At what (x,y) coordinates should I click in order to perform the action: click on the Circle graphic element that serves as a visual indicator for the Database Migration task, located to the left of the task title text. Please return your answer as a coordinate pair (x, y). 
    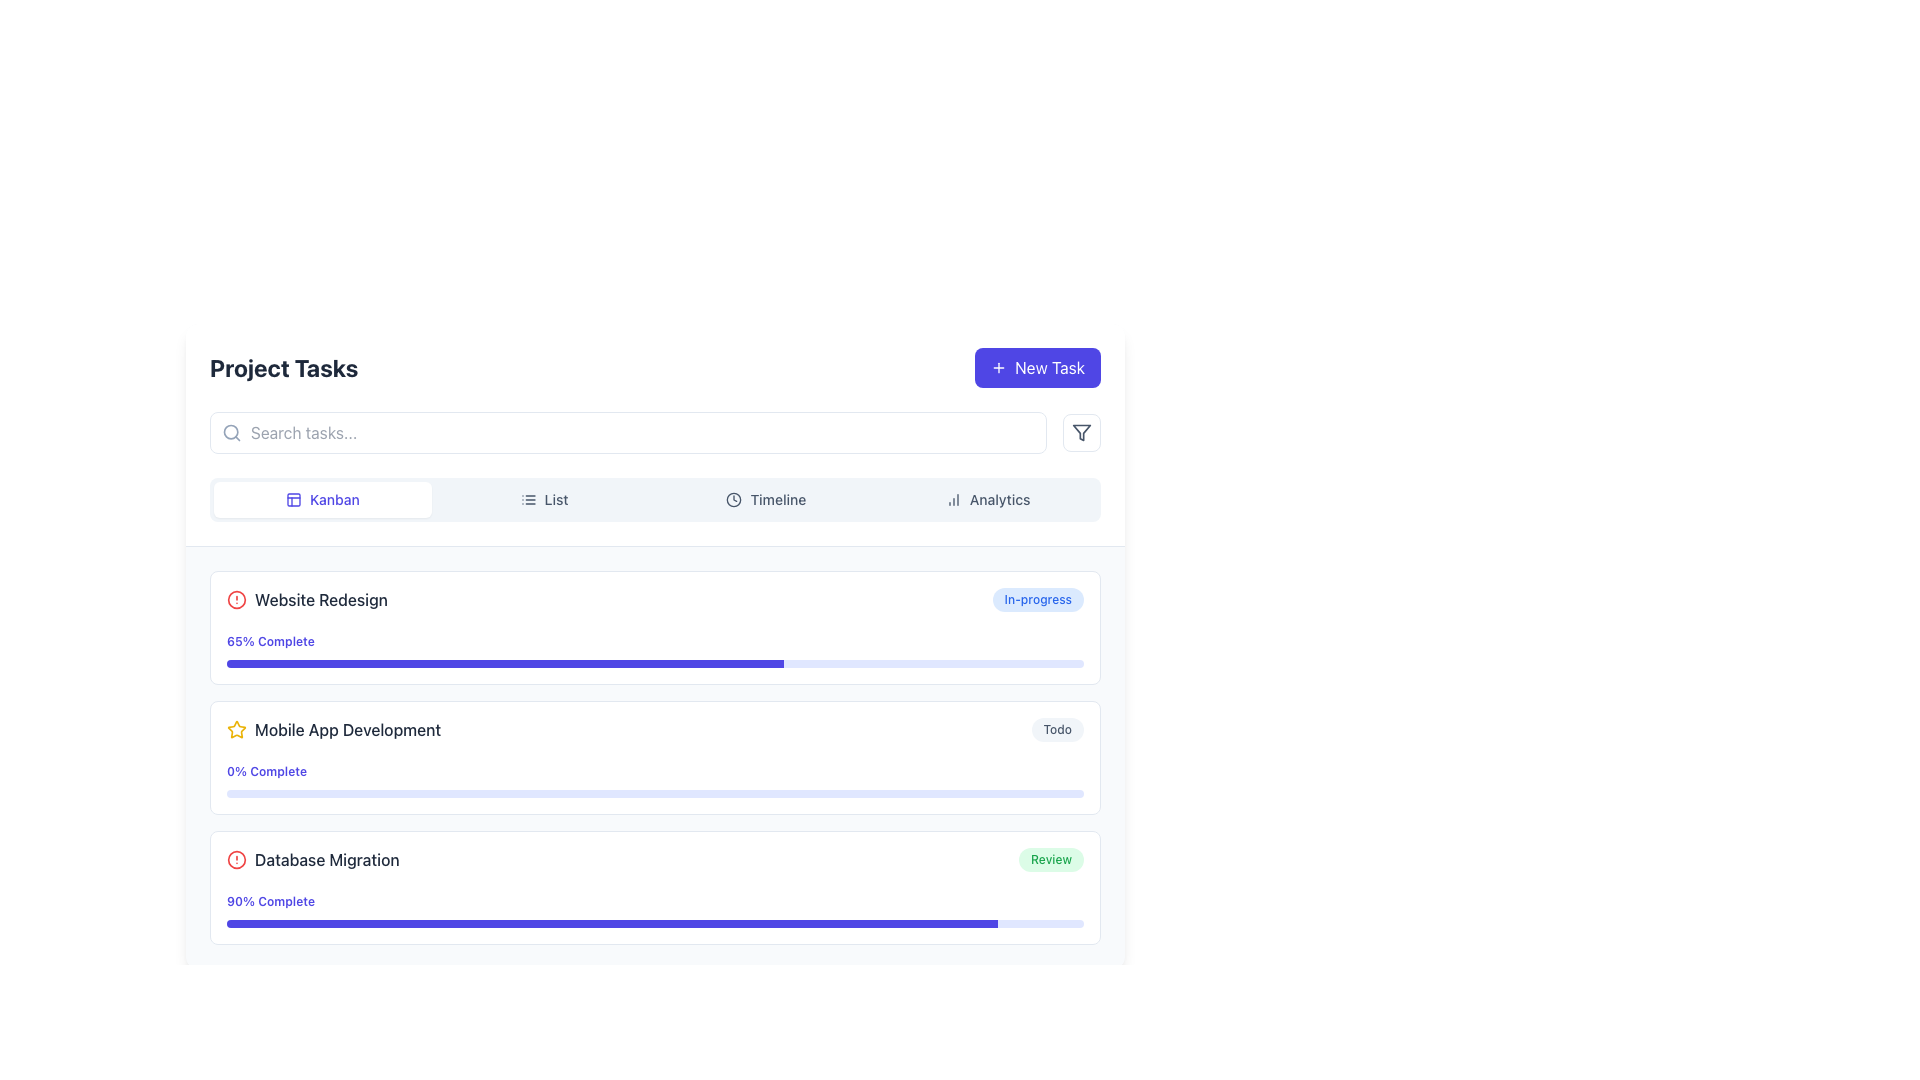
    Looking at the image, I should click on (236, 859).